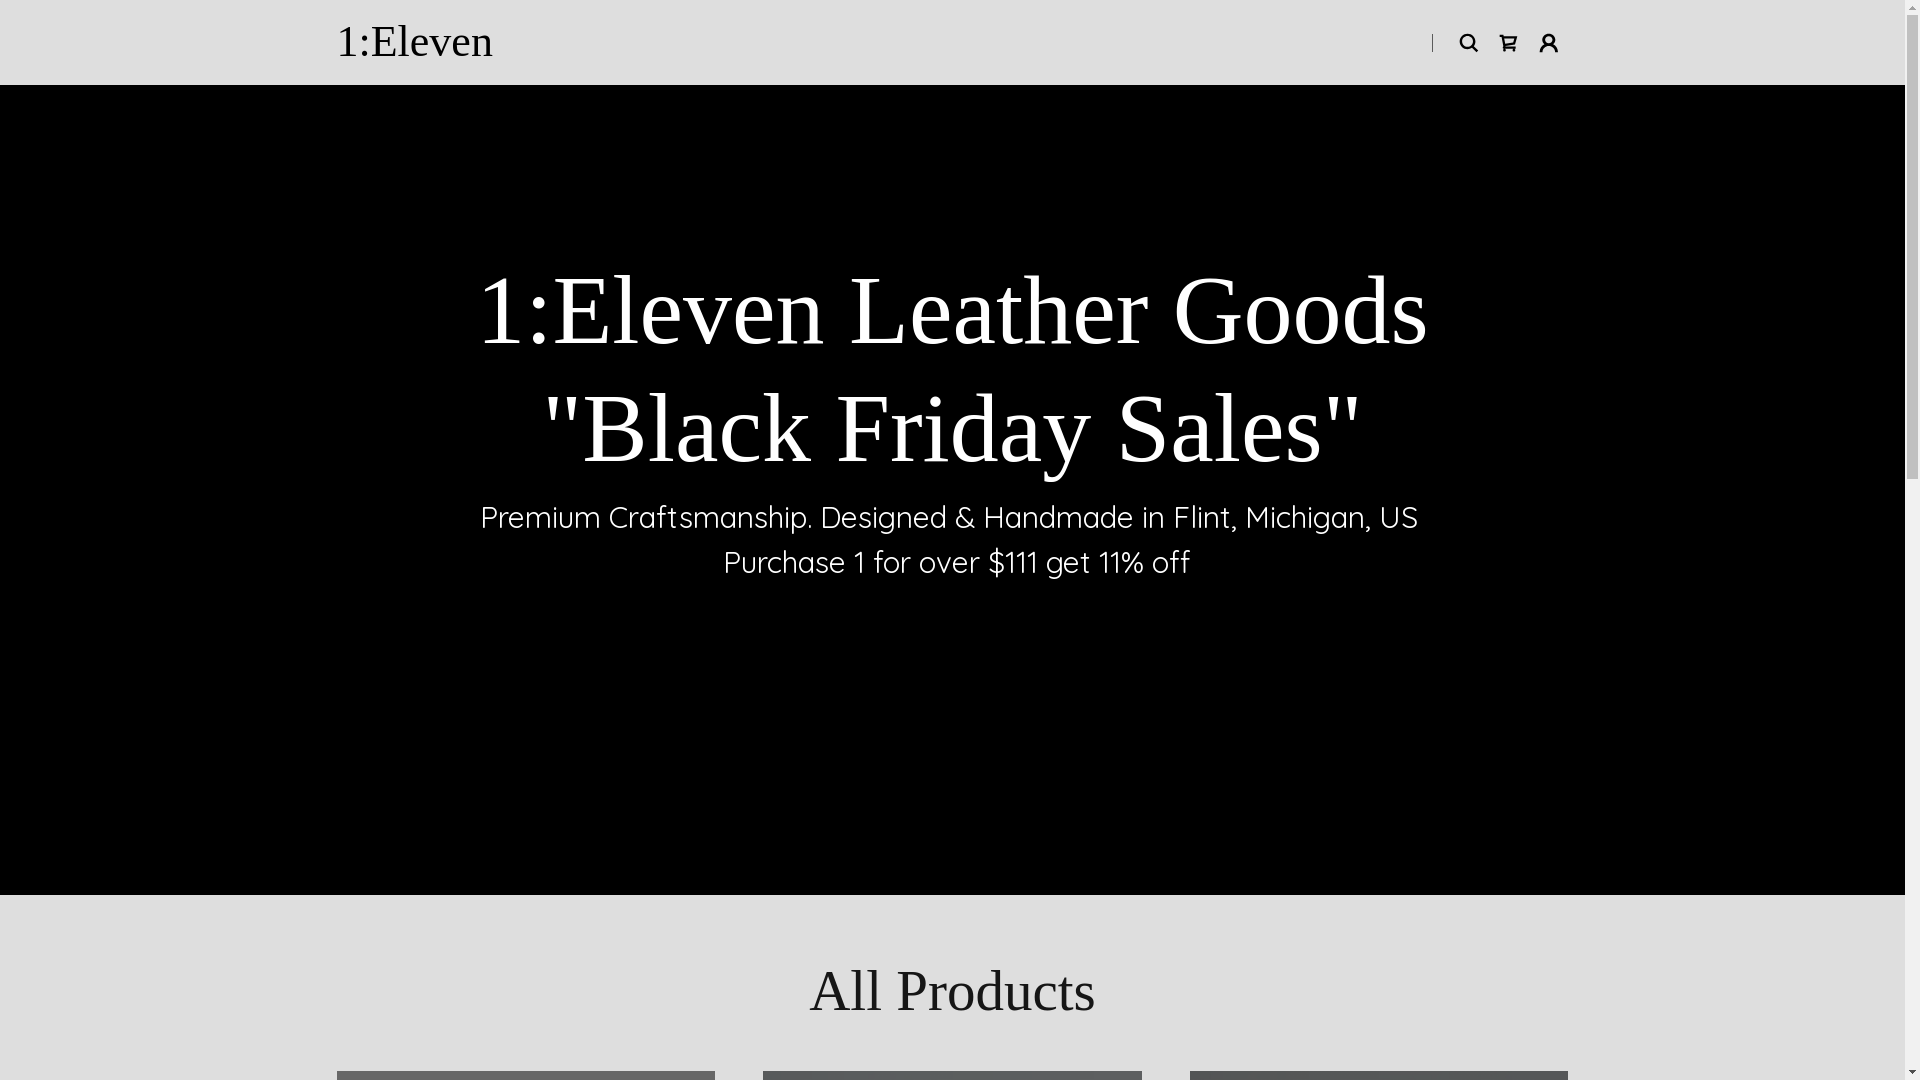  Describe the element at coordinates (412, 48) in the screenshot. I see `'1:Eleven'` at that location.